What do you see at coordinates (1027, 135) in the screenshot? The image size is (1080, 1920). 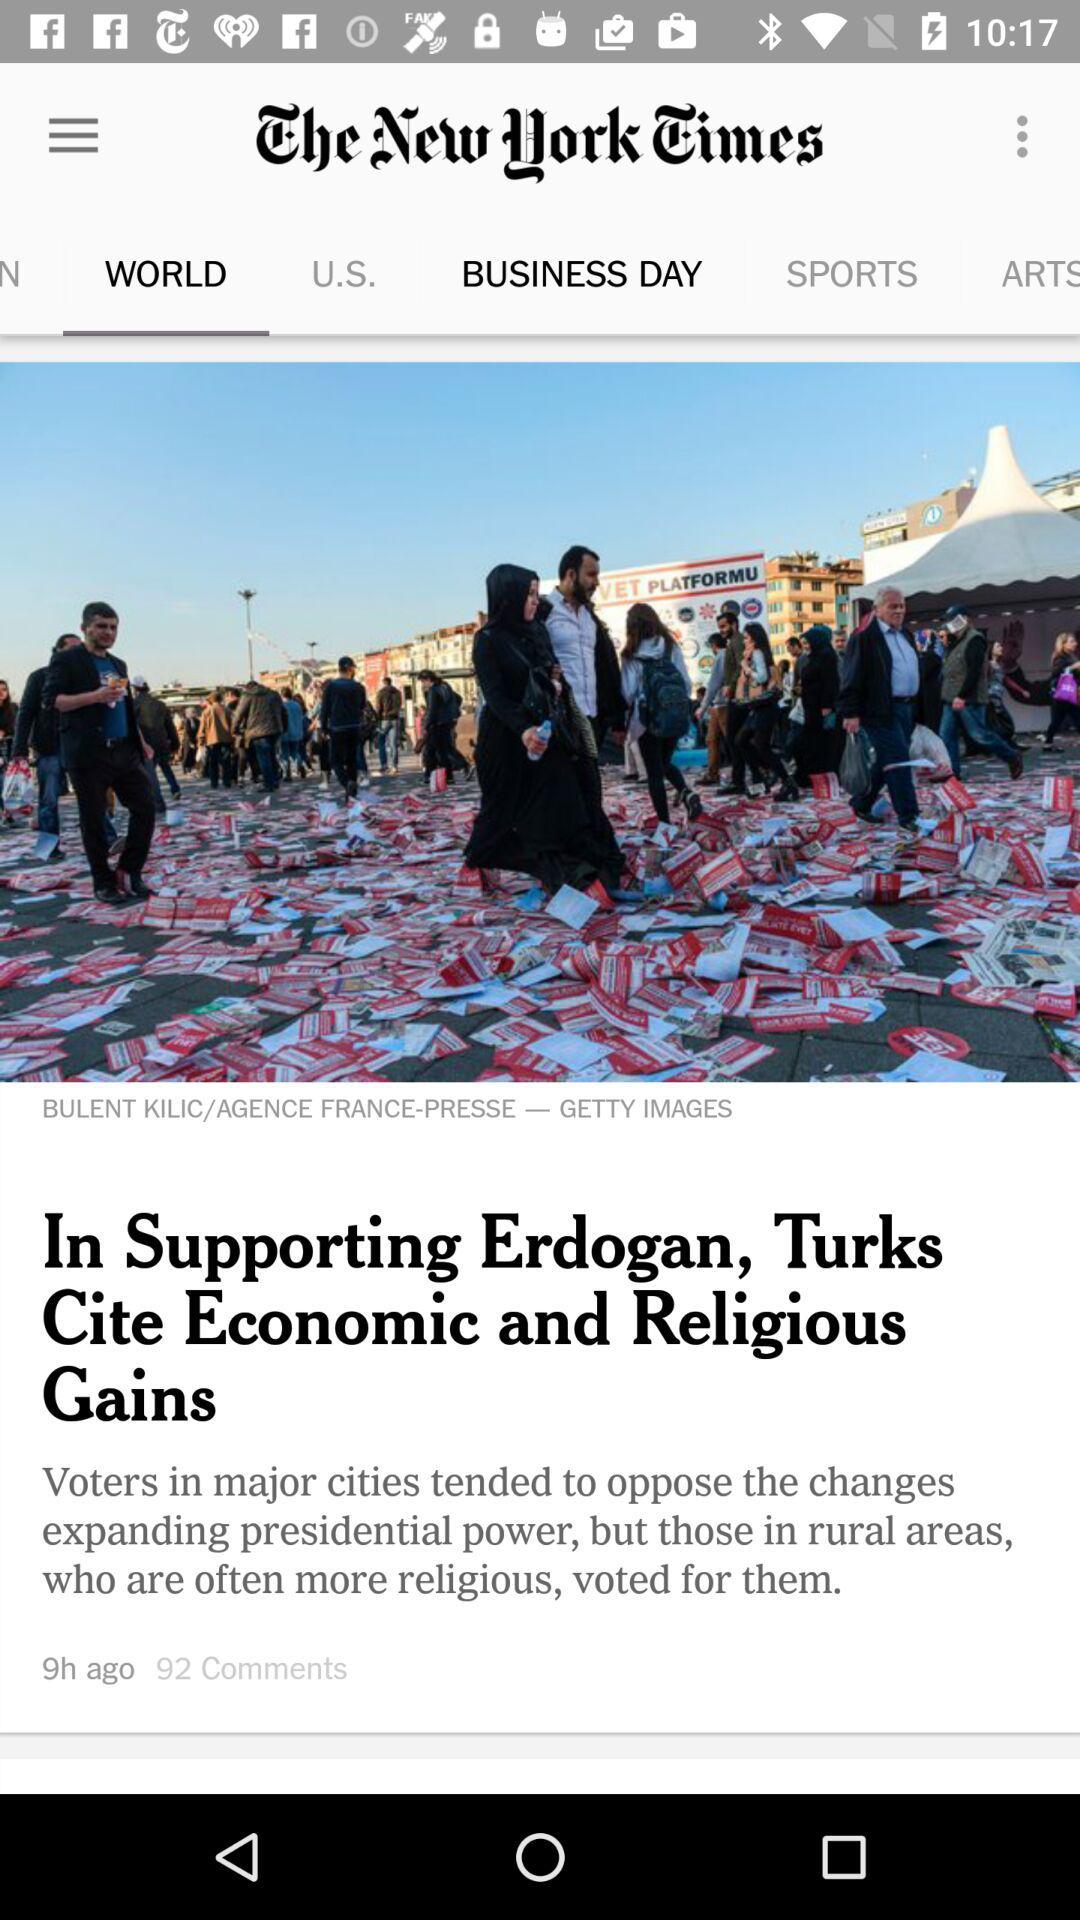 I see `the item next to the sports icon` at bounding box center [1027, 135].